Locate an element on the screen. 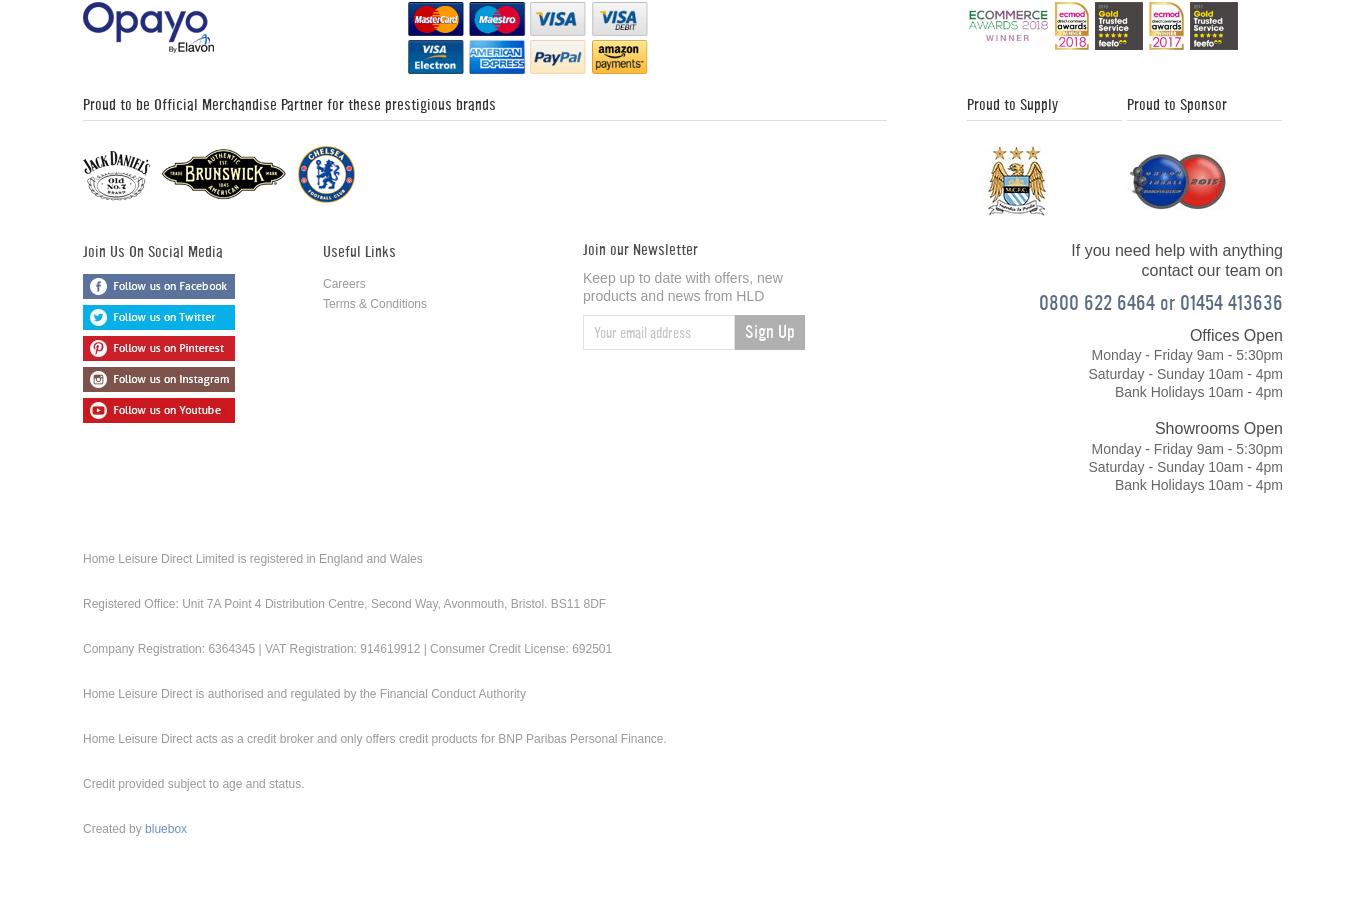 The width and height of the screenshot is (1366, 899). 'Credit provided subject to age and status.' is located at coordinates (192, 784).